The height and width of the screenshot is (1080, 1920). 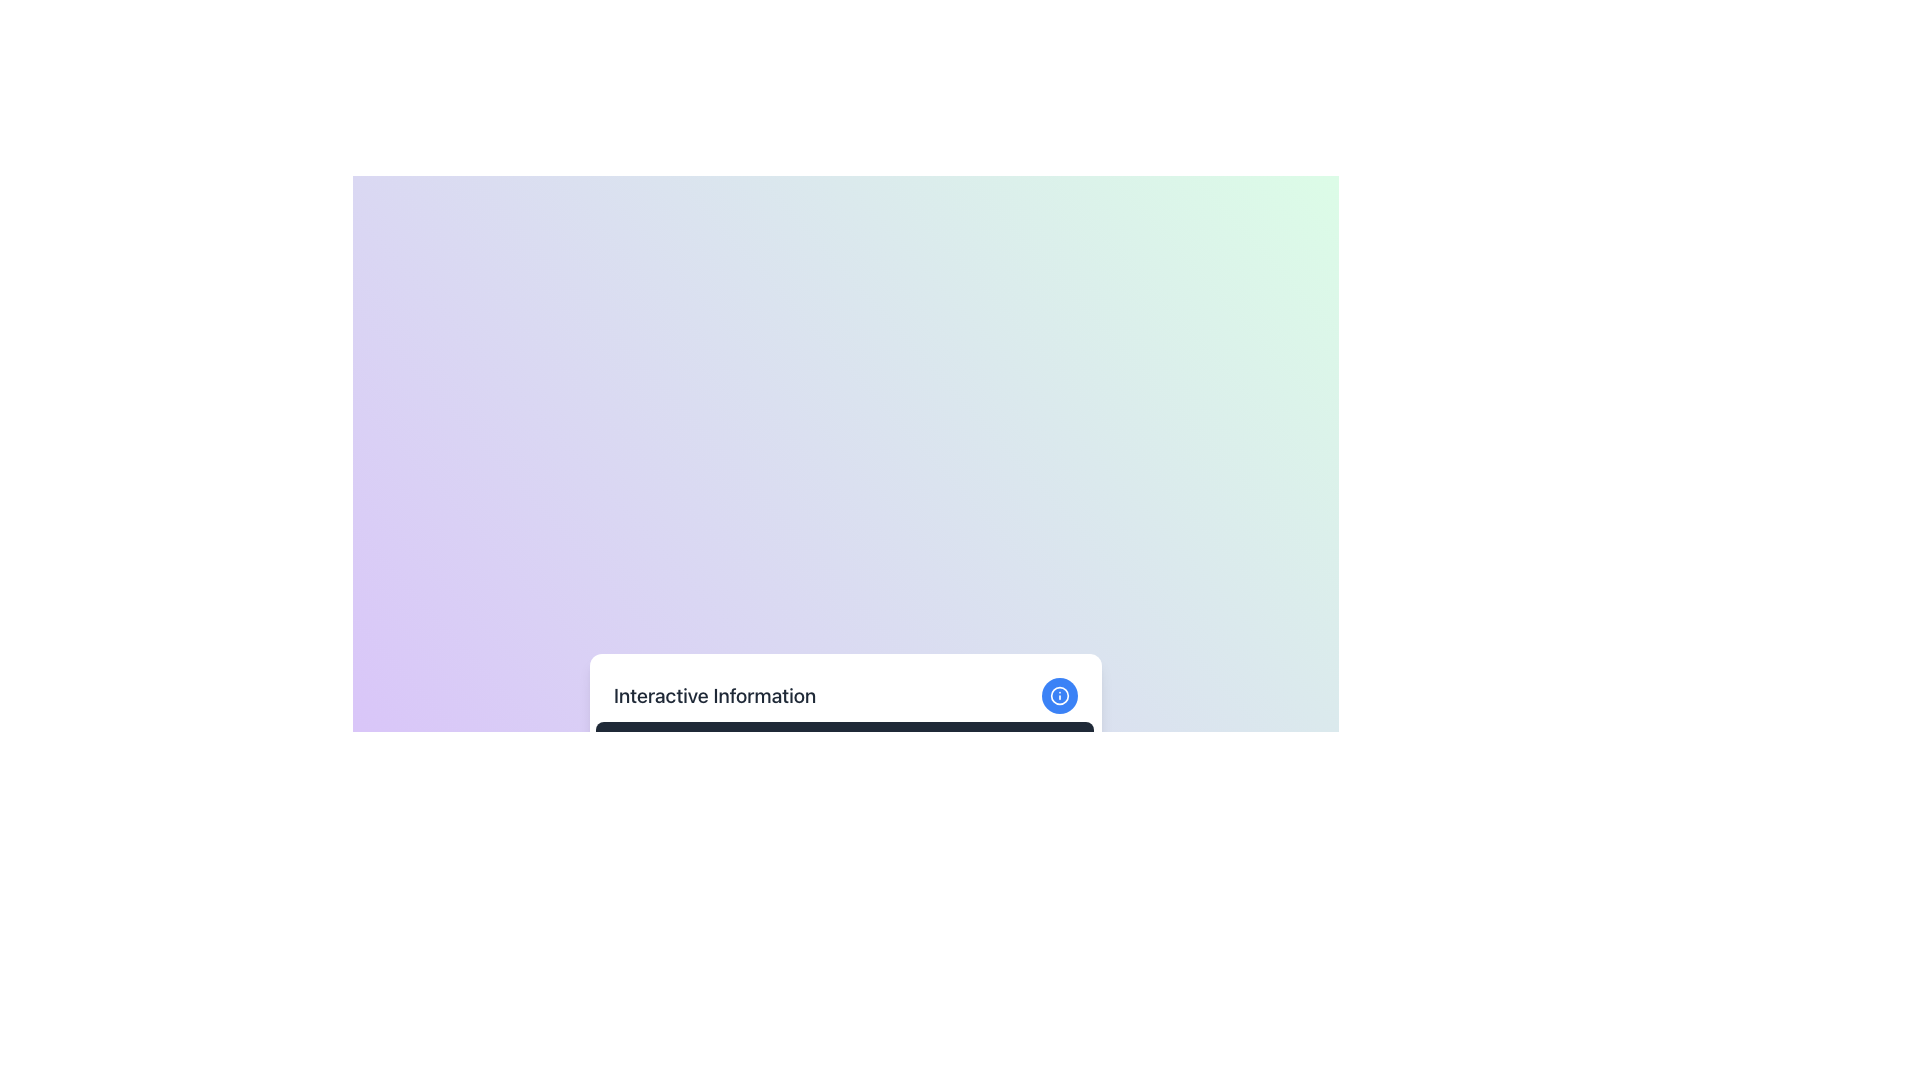 I want to click on the circular element of the 'lucide-info' SVG icon located at the upper-right corner of the white card, so click(x=1059, y=694).